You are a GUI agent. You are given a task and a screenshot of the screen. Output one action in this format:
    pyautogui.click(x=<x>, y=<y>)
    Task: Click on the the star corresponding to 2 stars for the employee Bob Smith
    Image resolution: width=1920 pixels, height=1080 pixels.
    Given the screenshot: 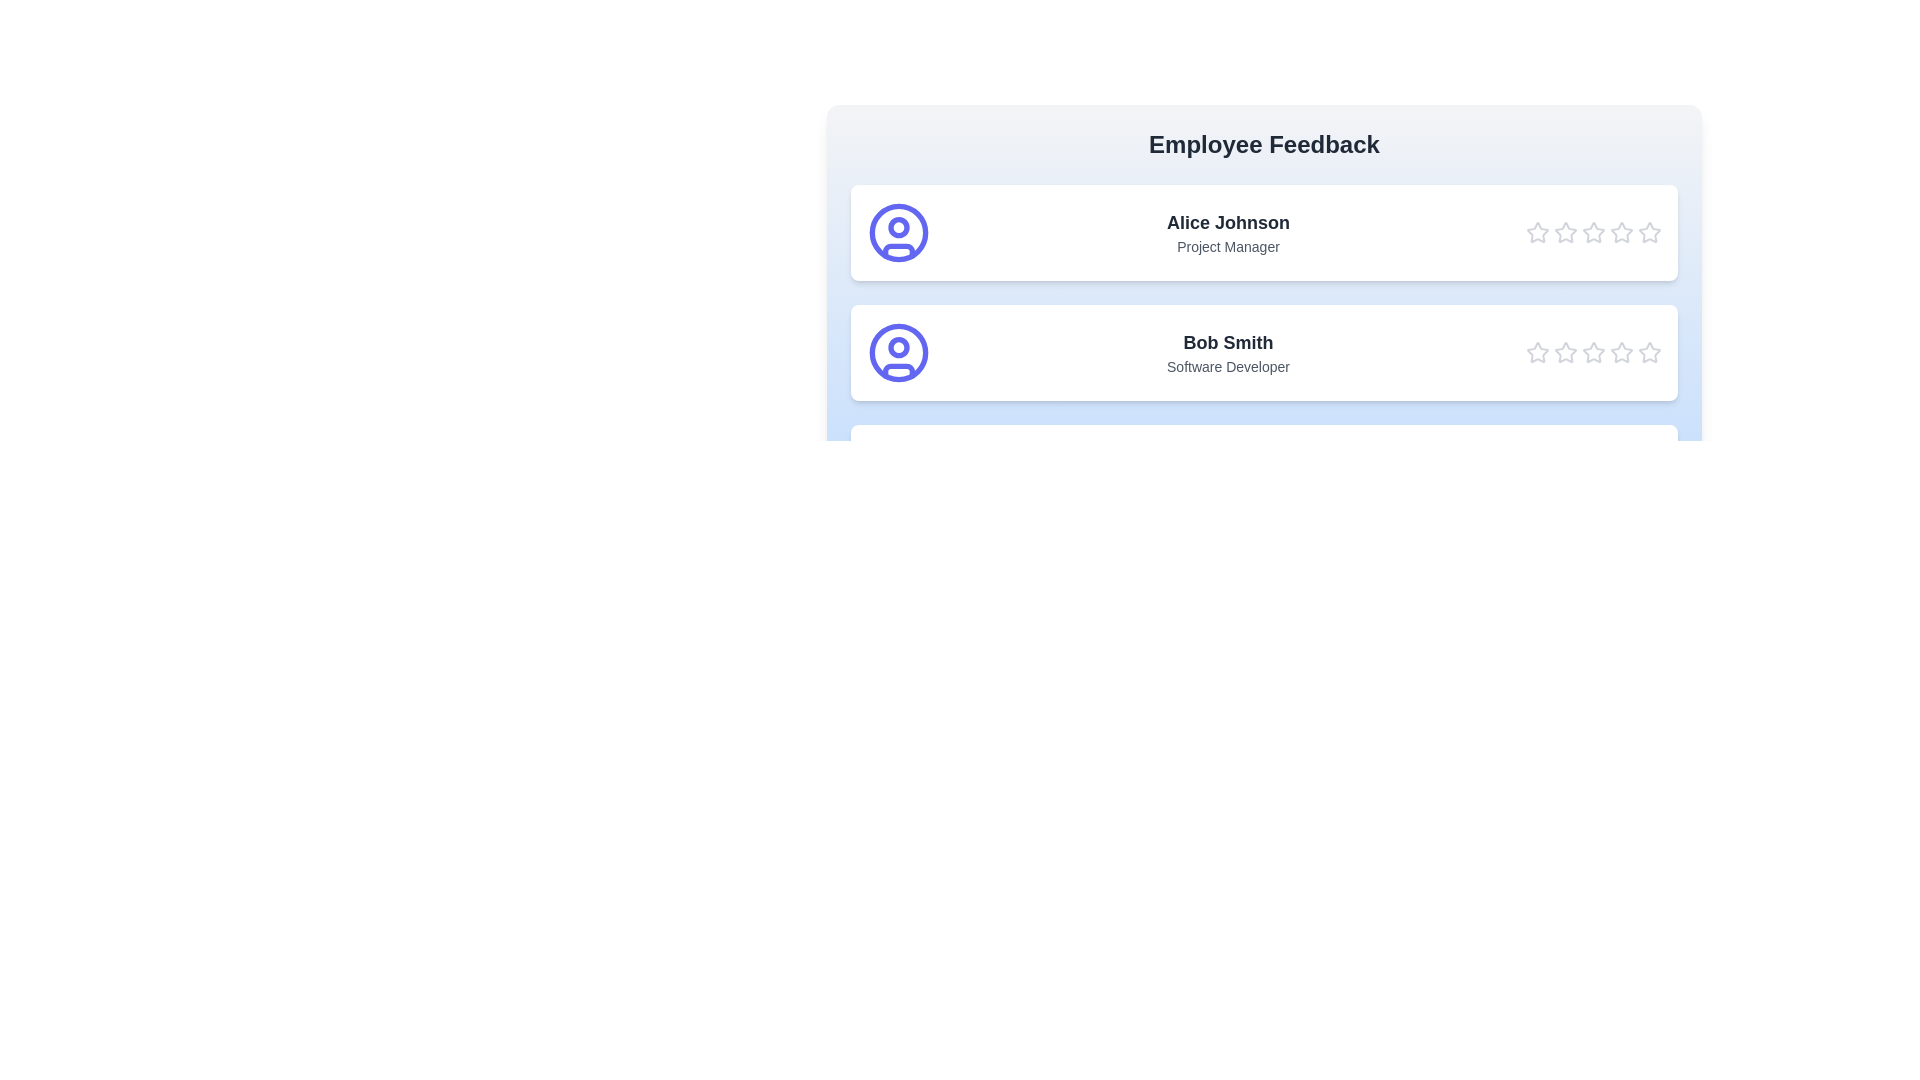 What is the action you would take?
    pyautogui.click(x=1564, y=352)
    